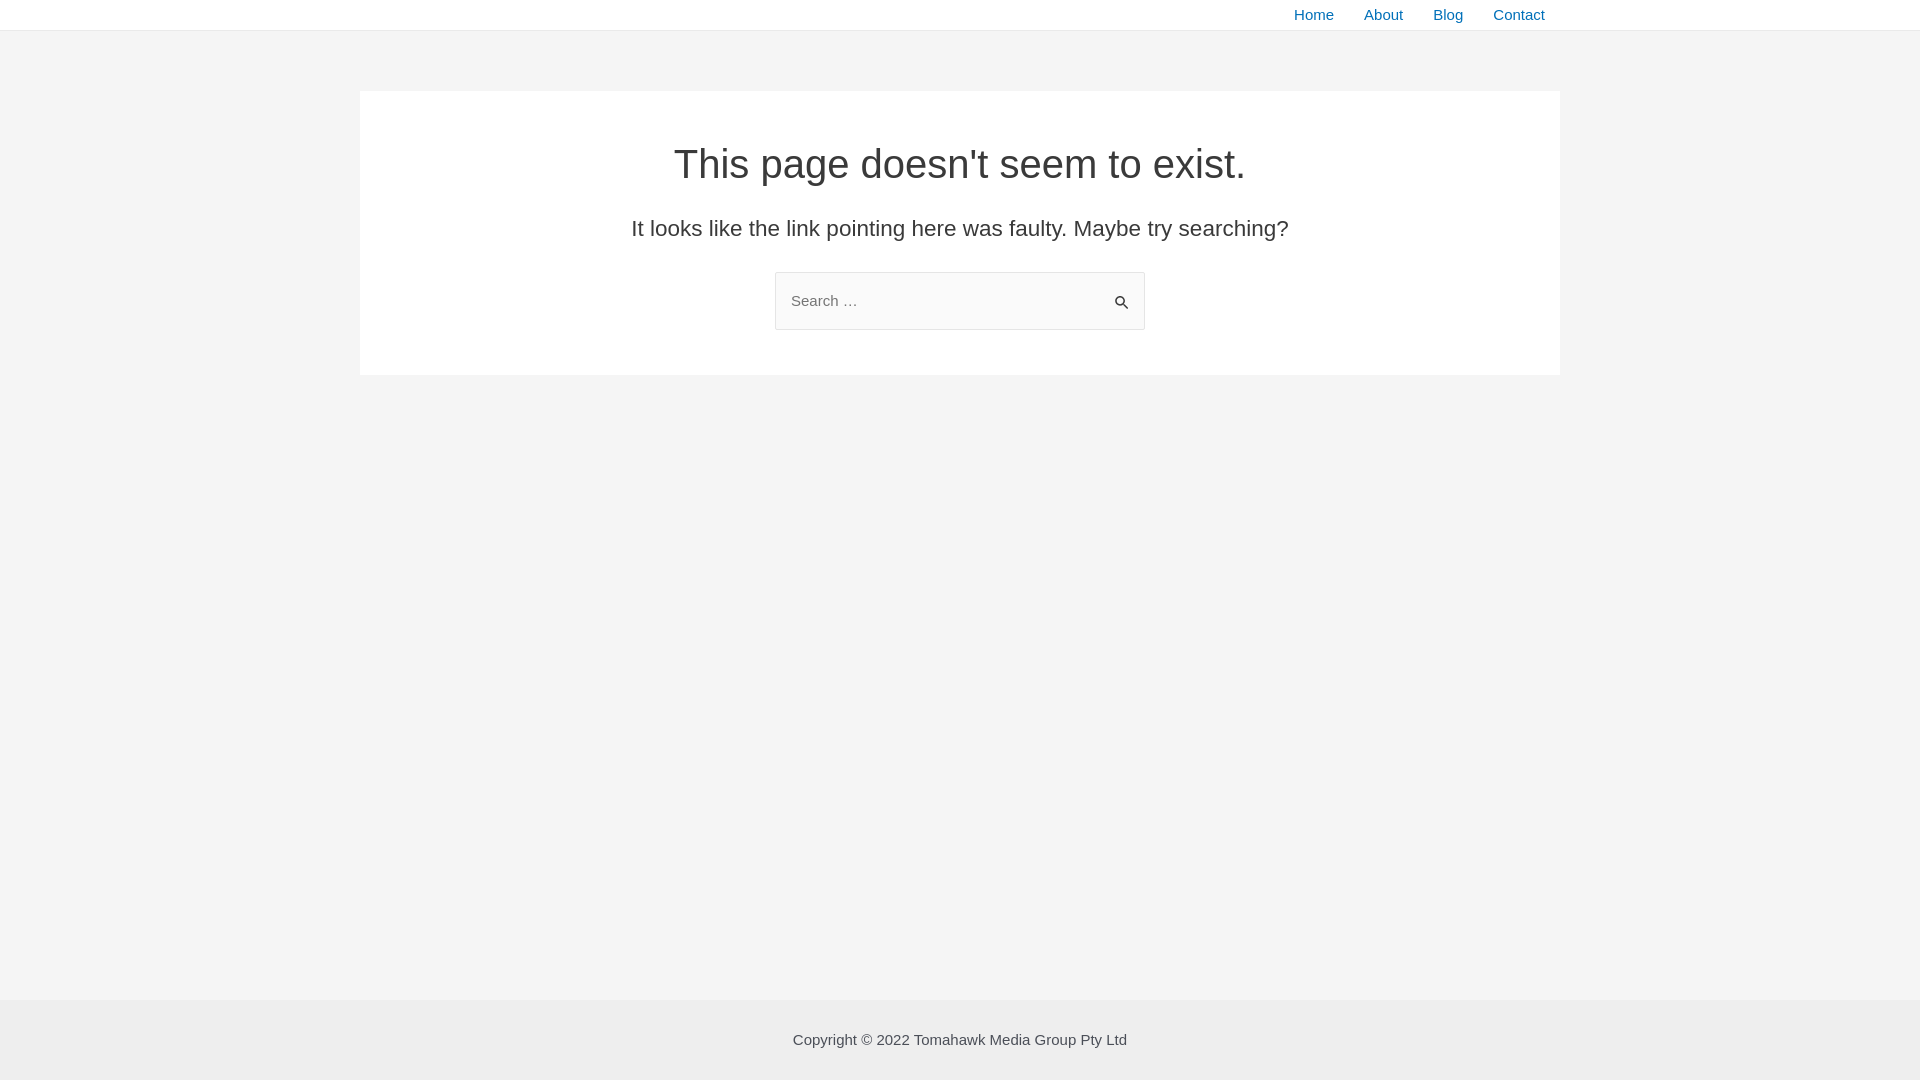  I want to click on 'Search', so click(1122, 292).